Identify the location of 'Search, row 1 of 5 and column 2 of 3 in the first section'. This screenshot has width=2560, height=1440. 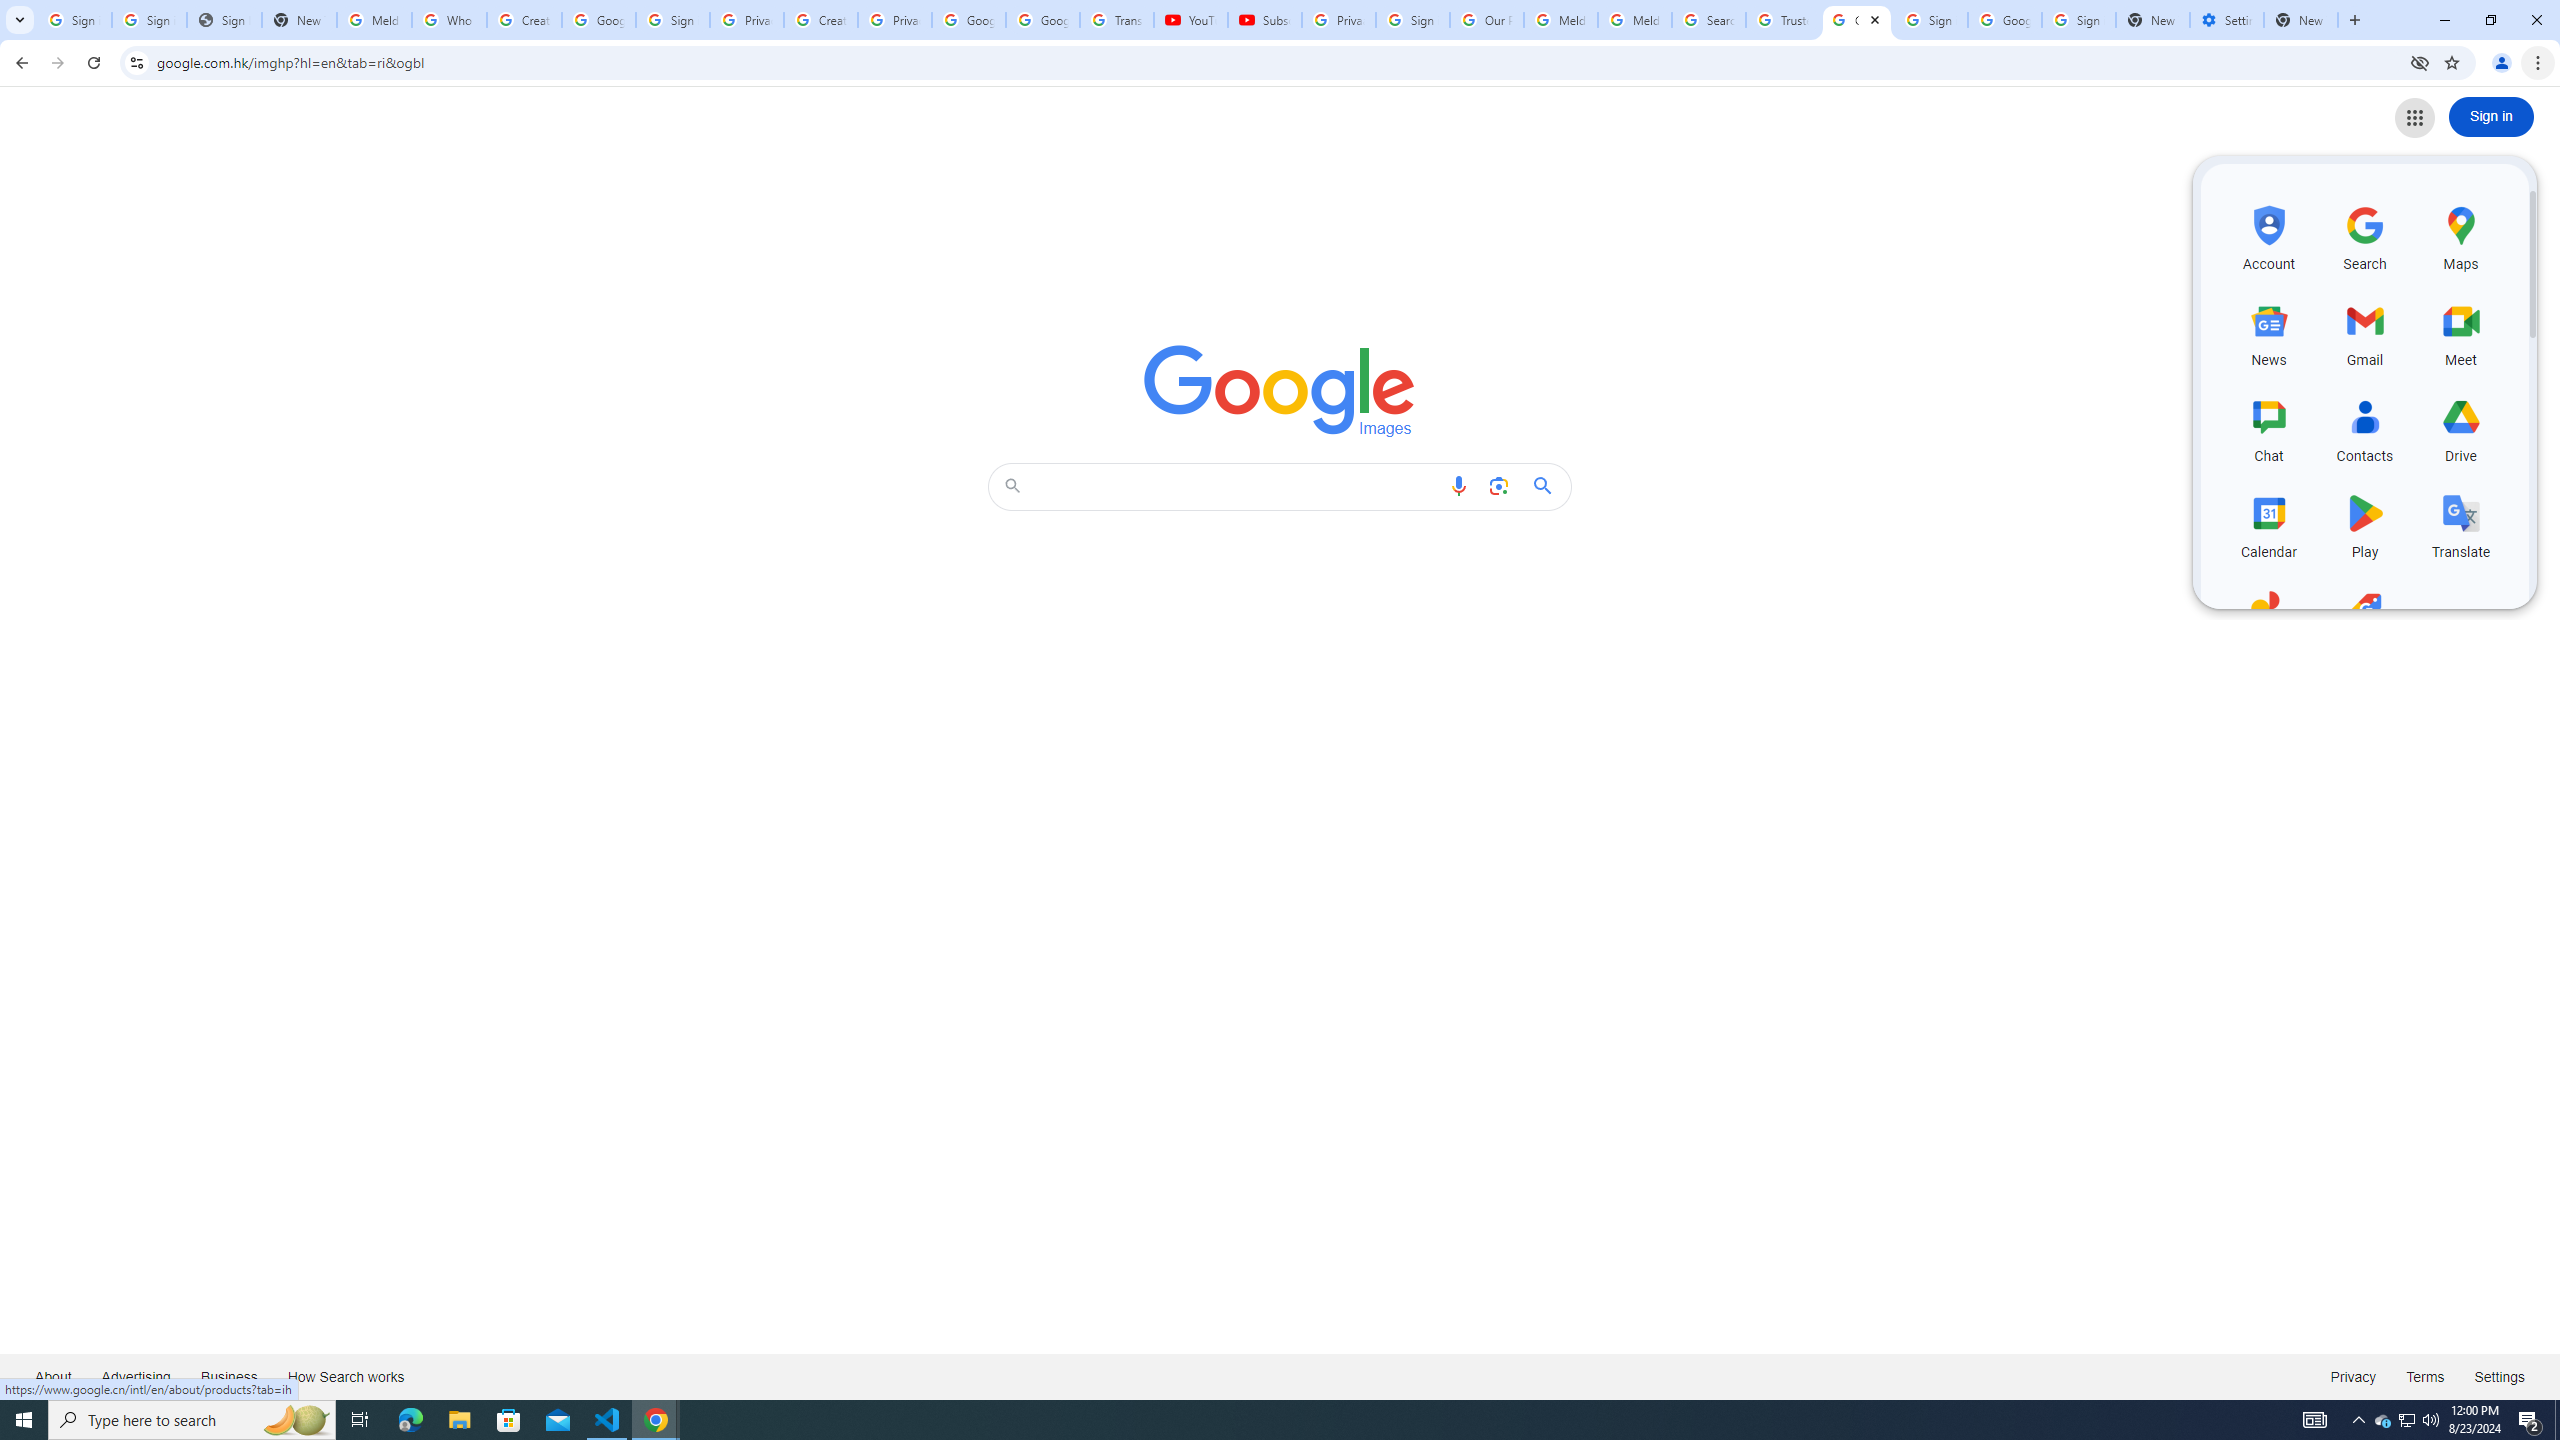
(2364, 235).